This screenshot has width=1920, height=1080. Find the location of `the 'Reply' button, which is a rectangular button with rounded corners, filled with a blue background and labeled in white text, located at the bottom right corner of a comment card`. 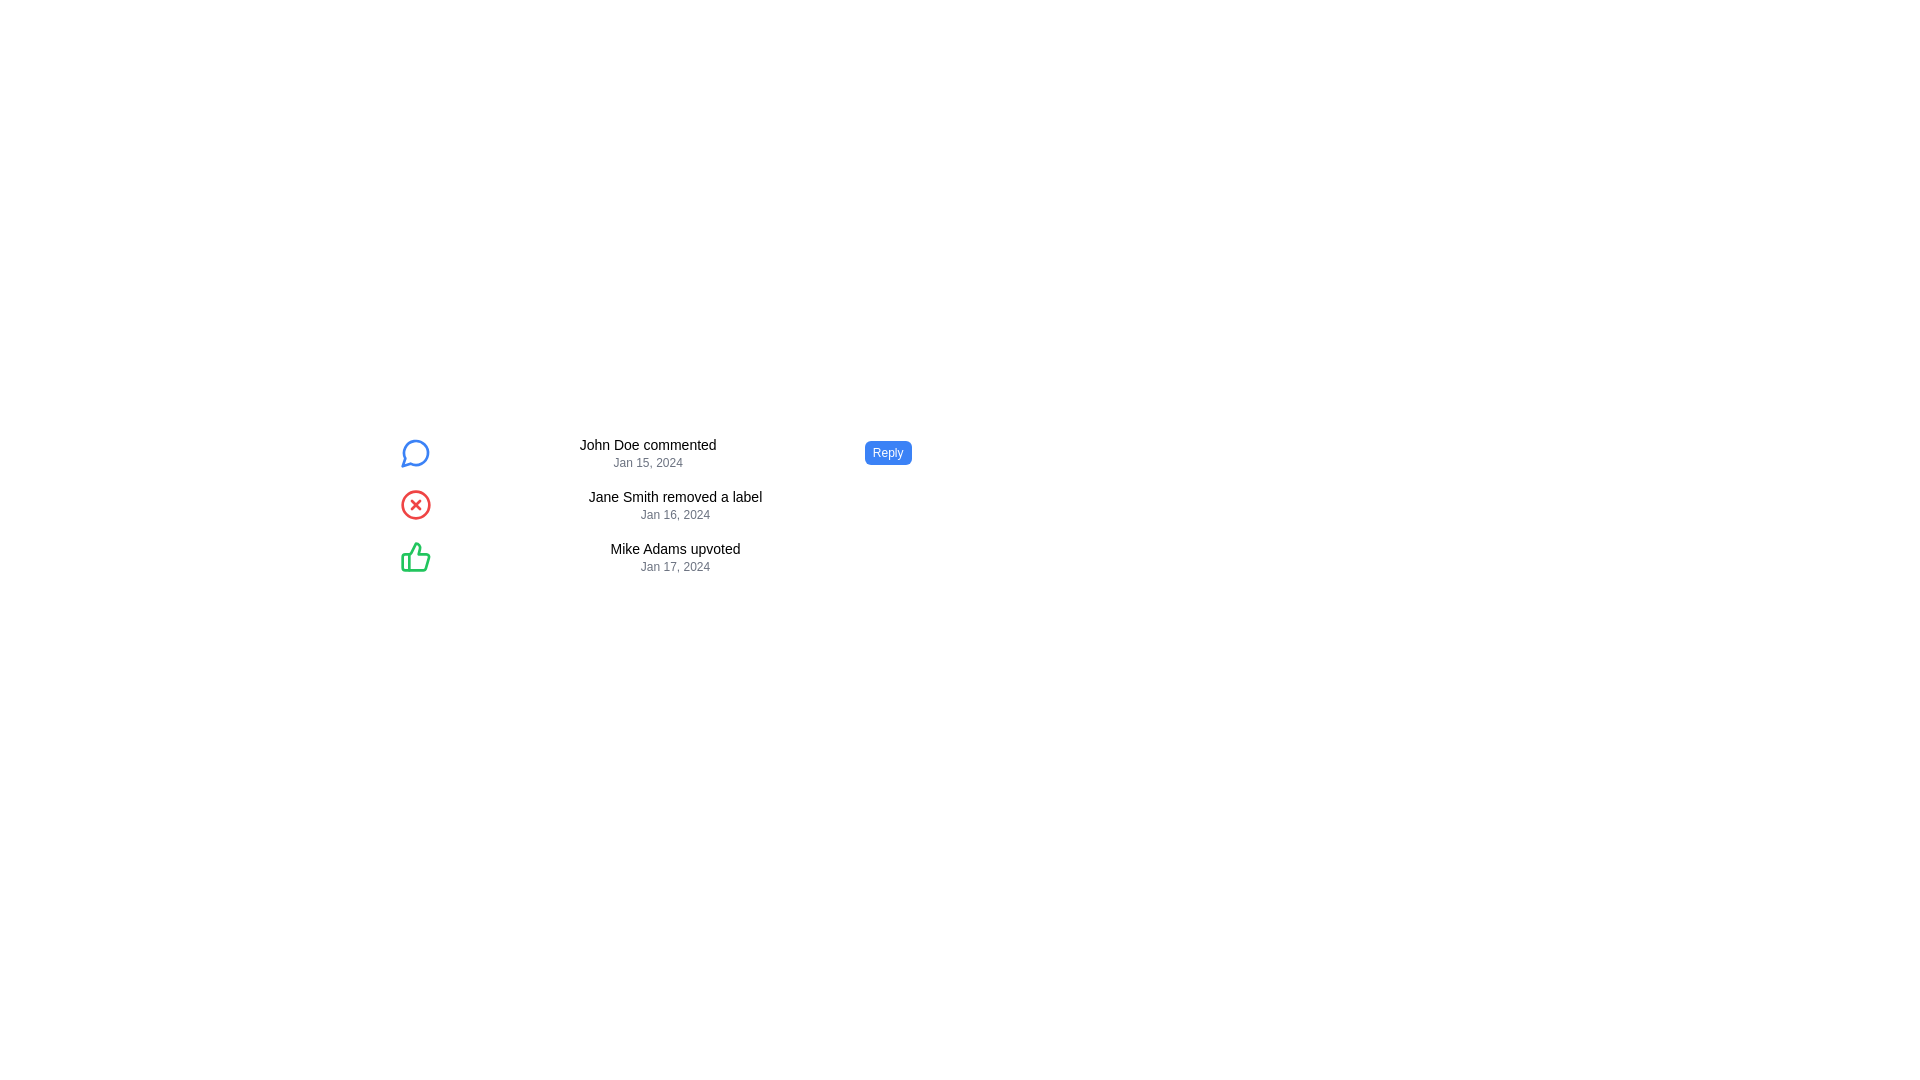

the 'Reply' button, which is a rectangular button with rounded corners, filled with a blue background and labeled in white text, located at the bottom right corner of a comment card is located at coordinates (887, 452).